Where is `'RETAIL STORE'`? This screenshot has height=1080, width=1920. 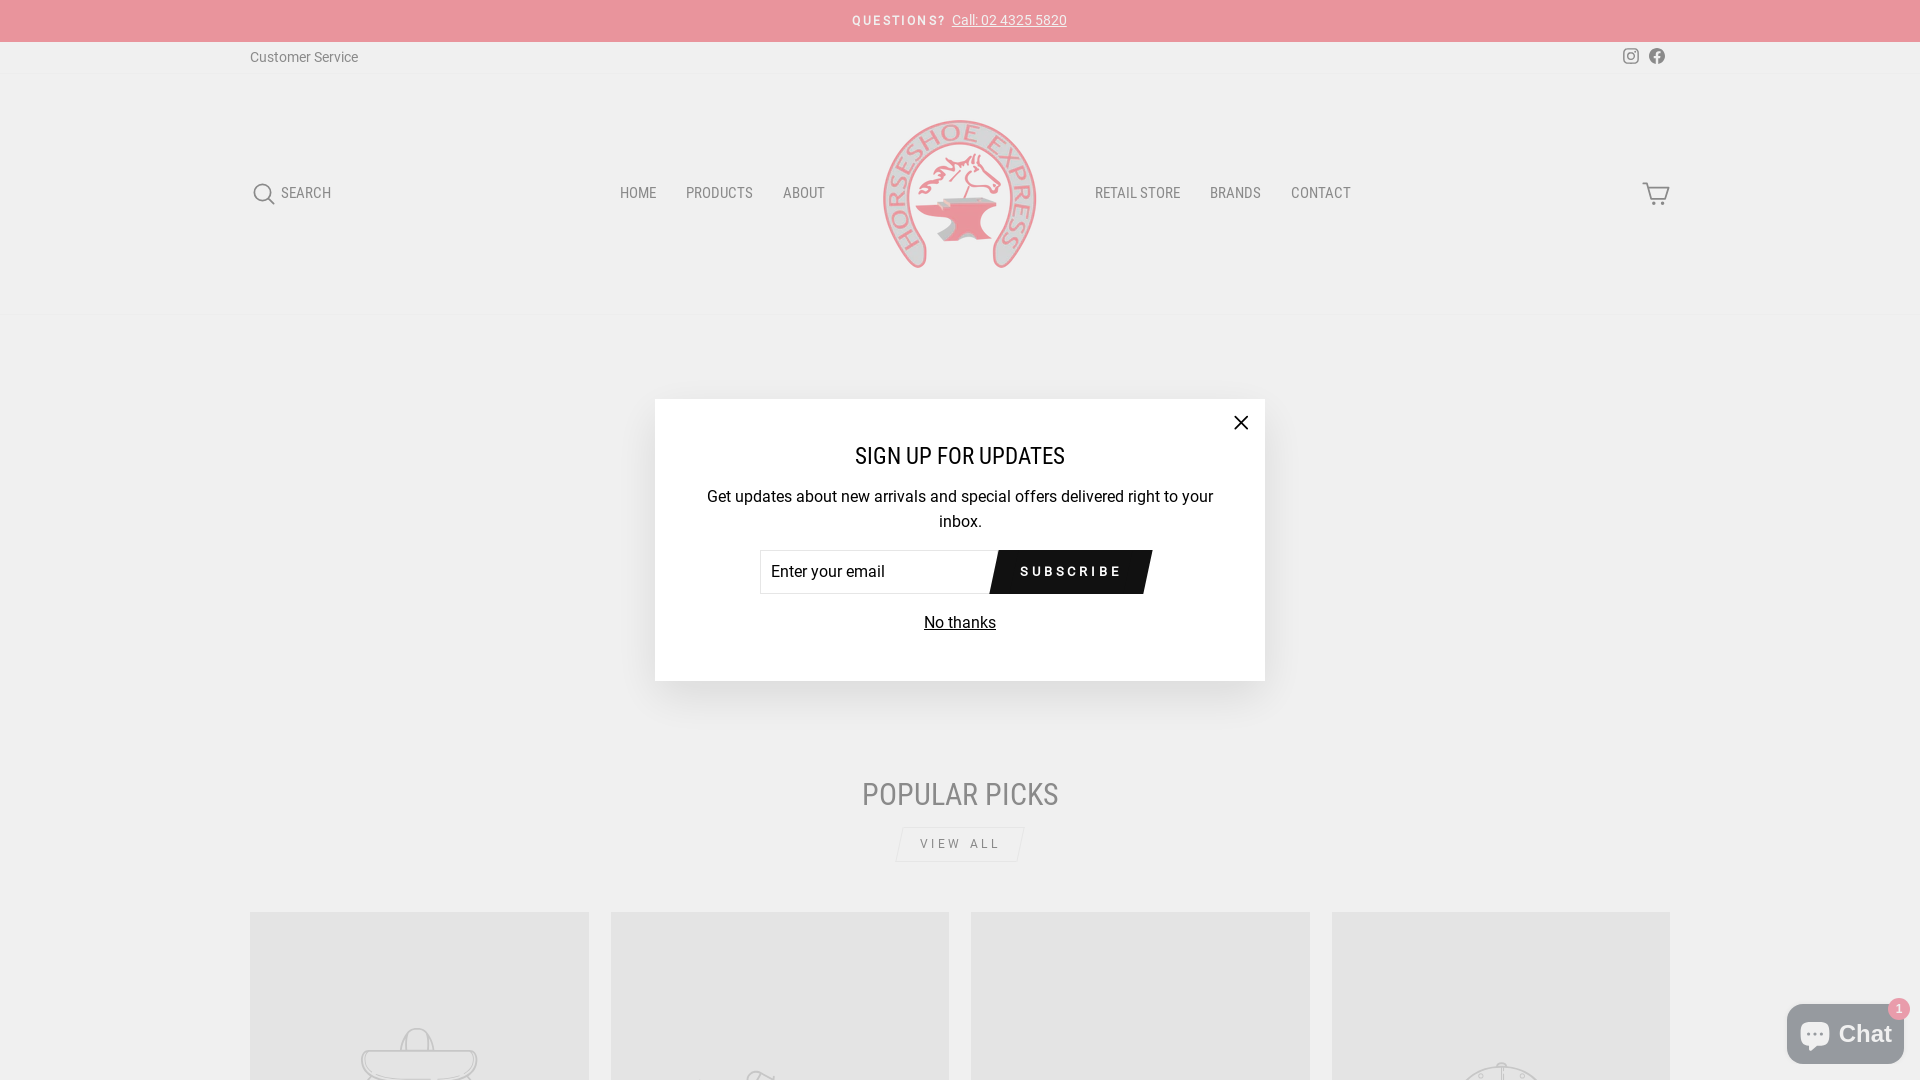
'RETAIL STORE' is located at coordinates (1079, 193).